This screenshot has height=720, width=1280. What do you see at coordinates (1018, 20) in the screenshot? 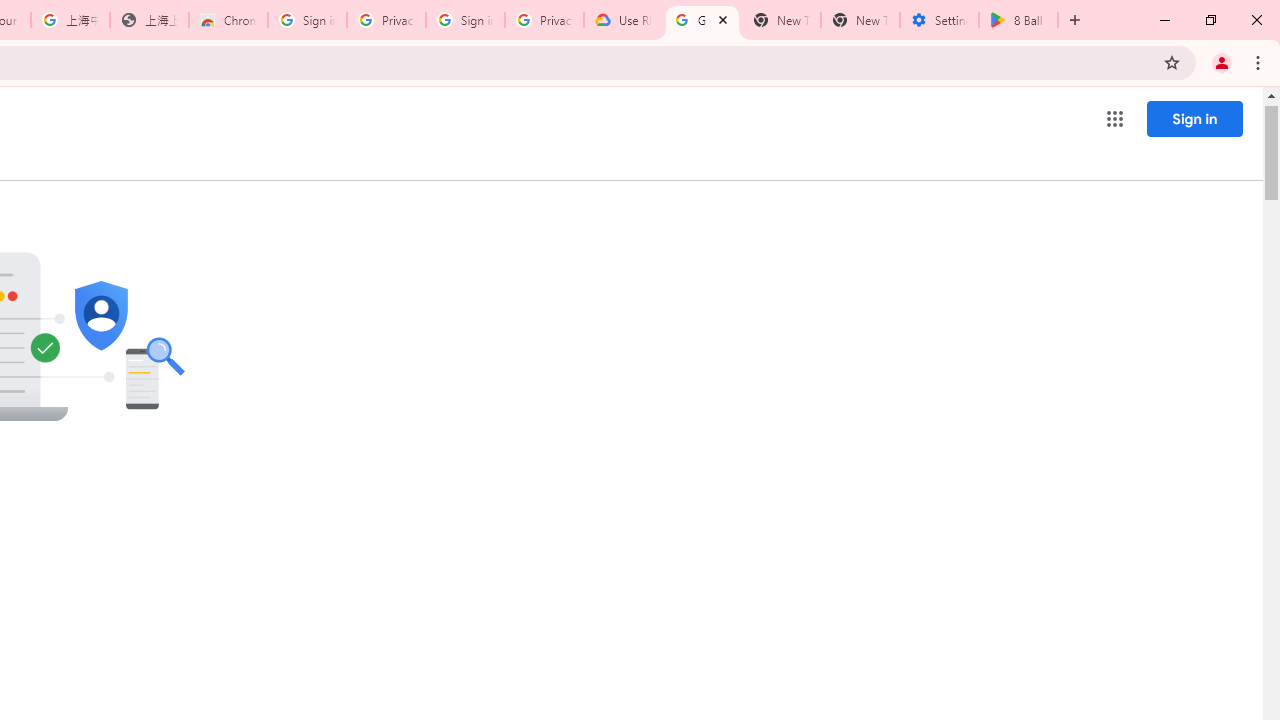
I see `'8 Ball Pool - Apps on Google Play'` at bounding box center [1018, 20].